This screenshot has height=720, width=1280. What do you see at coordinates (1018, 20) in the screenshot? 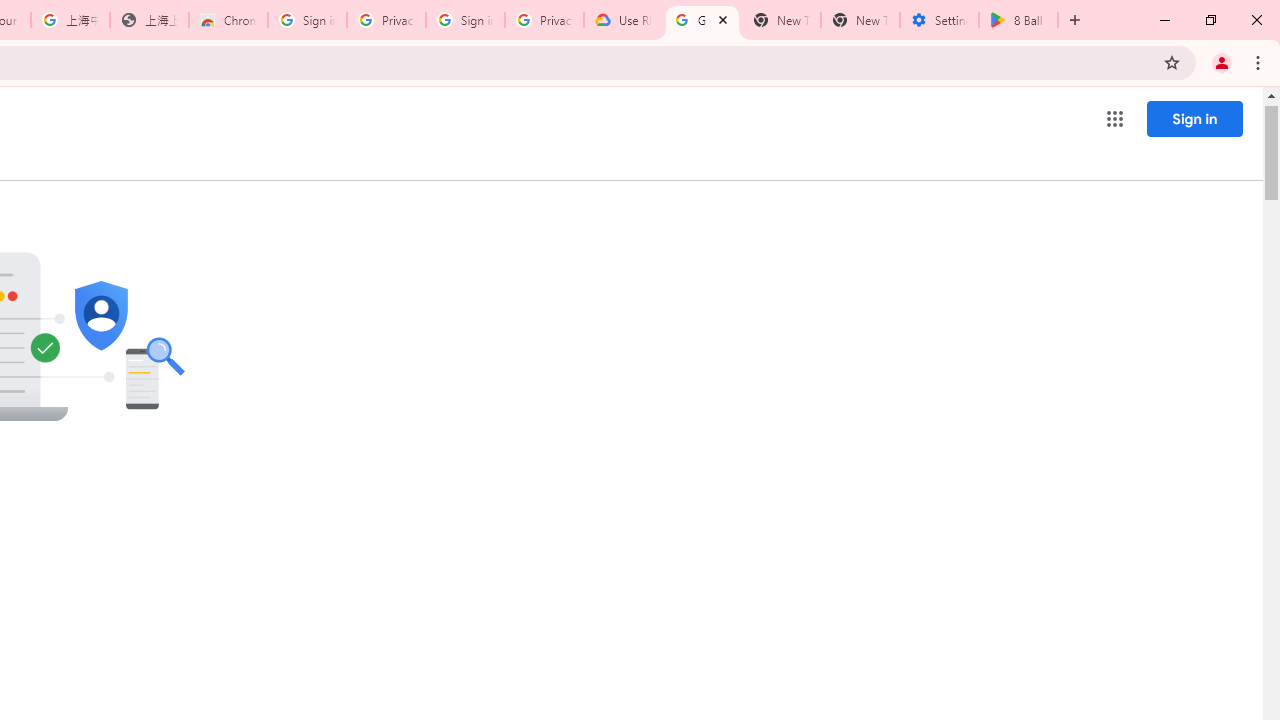
I see `'8 Ball Pool - Apps on Google Play'` at bounding box center [1018, 20].